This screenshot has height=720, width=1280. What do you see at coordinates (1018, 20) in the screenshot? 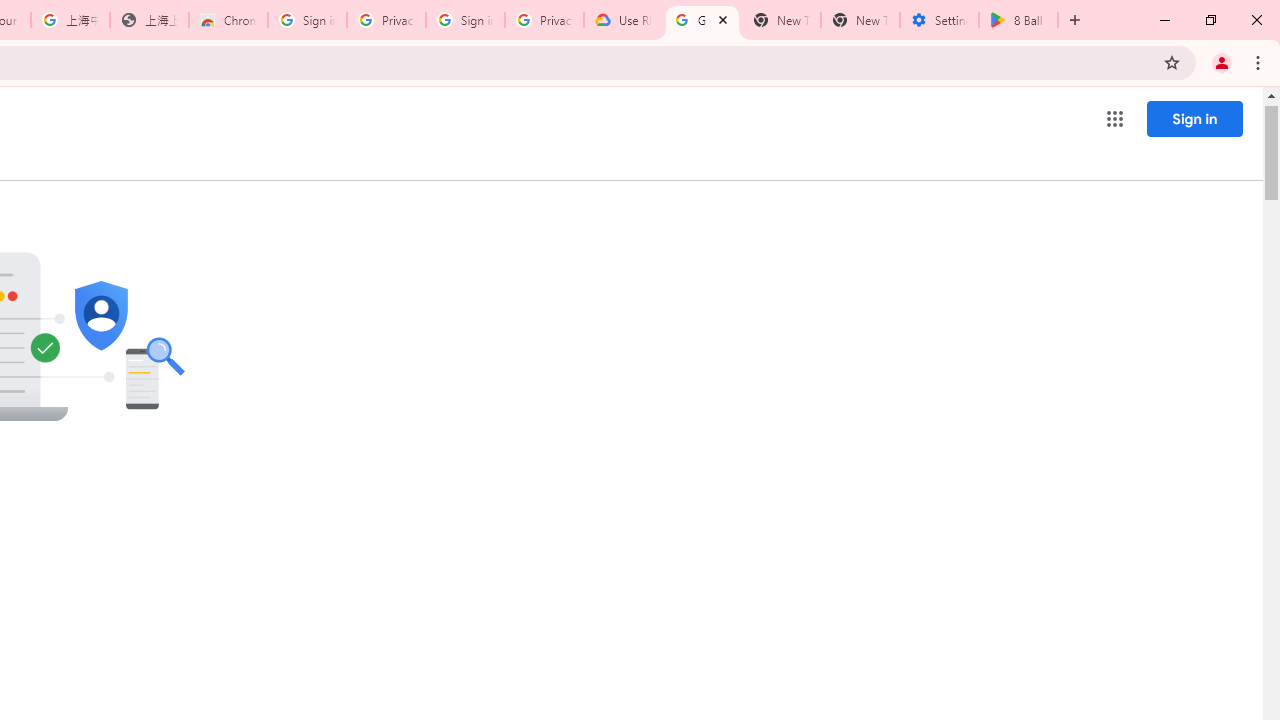
I see `'8 Ball Pool - Apps on Google Play'` at bounding box center [1018, 20].